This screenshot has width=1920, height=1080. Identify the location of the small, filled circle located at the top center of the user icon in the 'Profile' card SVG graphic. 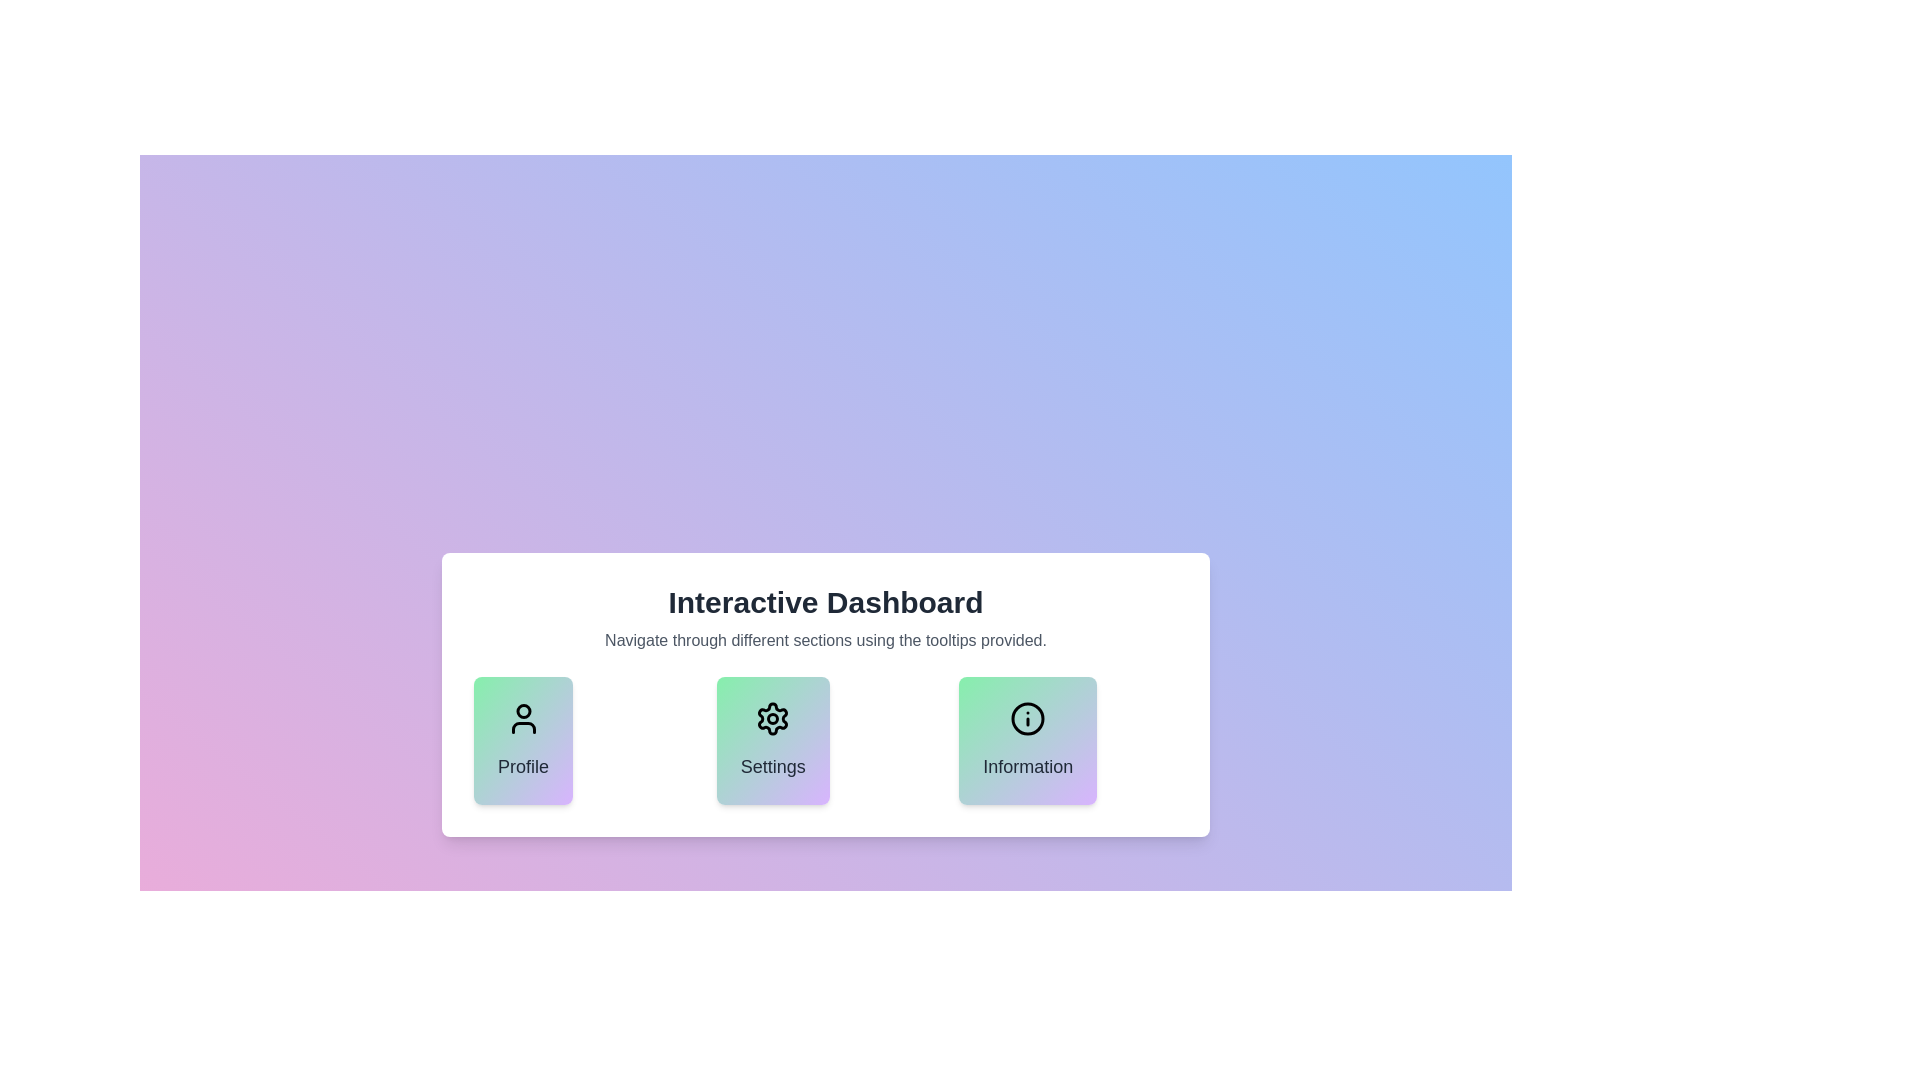
(523, 710).